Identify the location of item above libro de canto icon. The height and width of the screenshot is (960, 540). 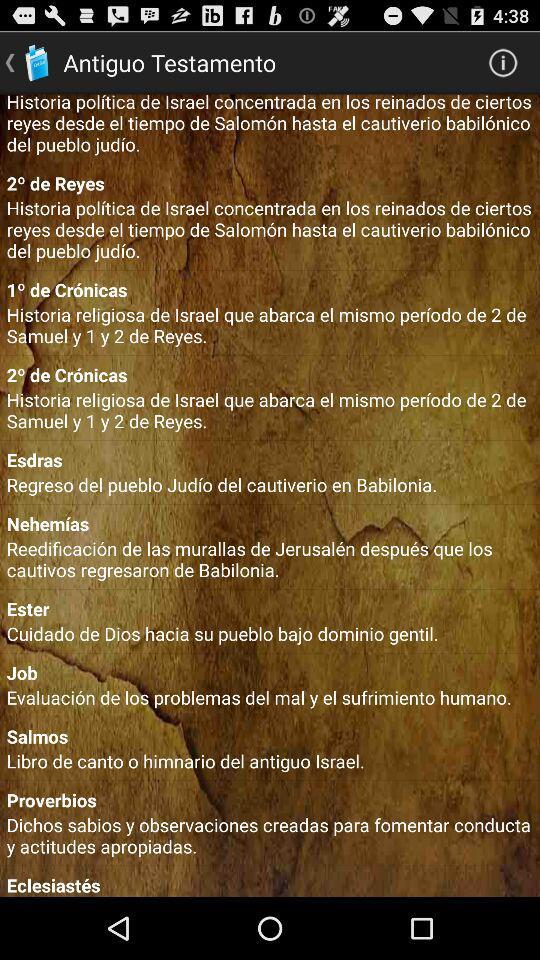
(270, 735).